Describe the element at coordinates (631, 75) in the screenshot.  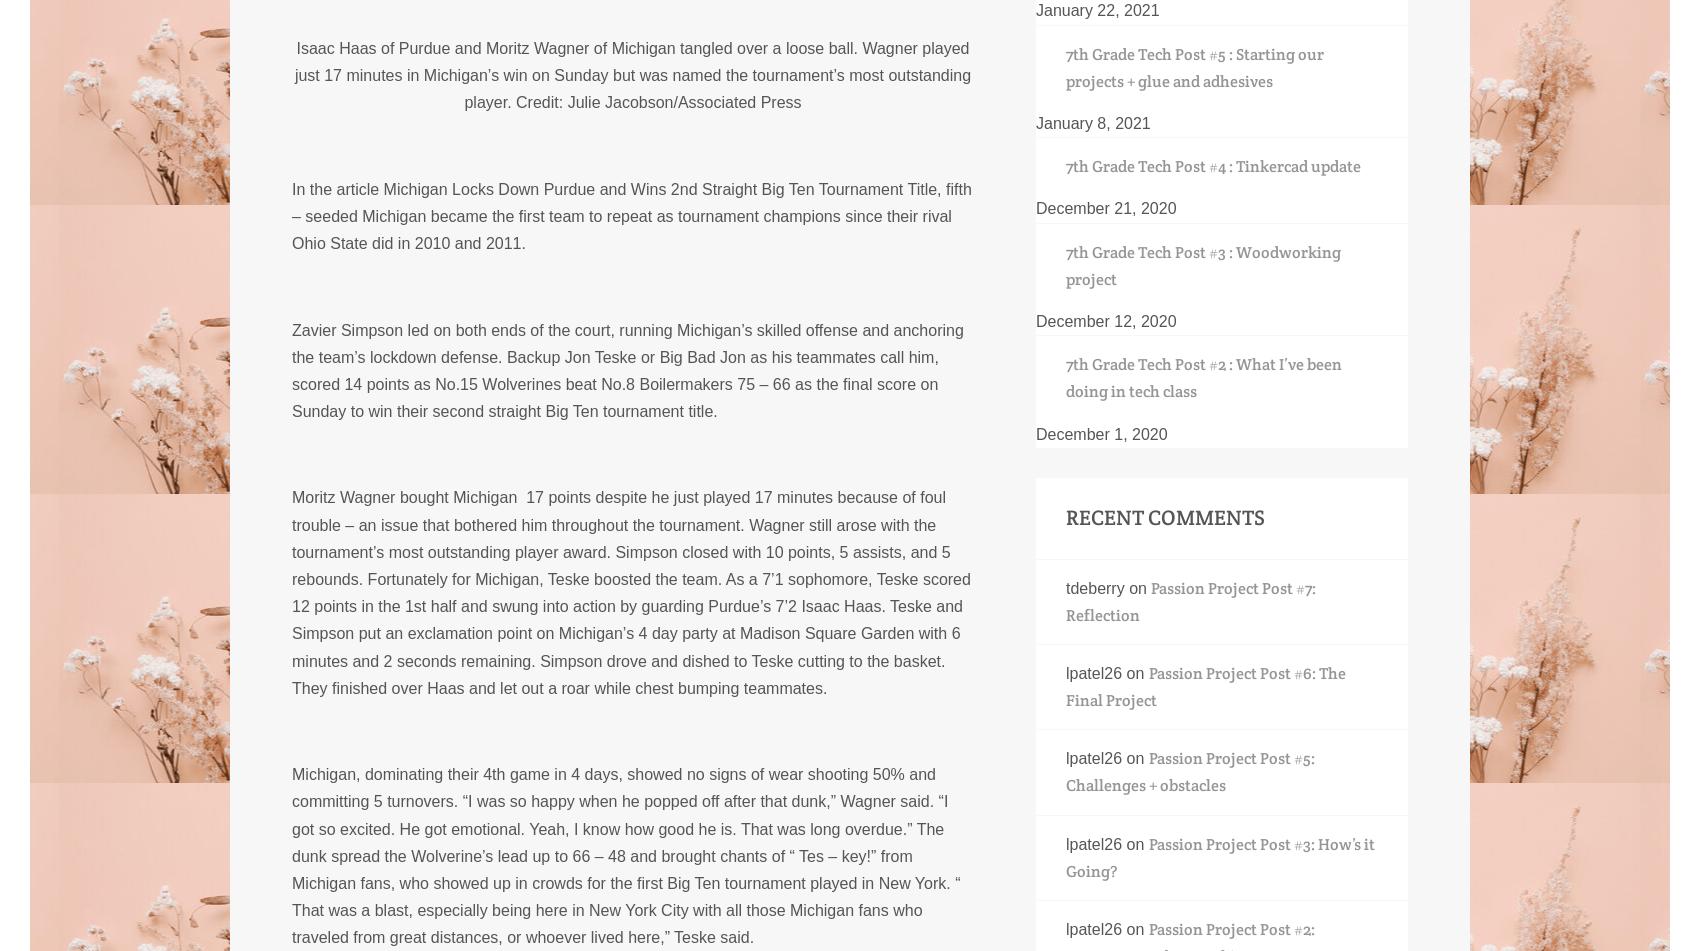
I see `'Isaac Haas of Purdue and Moritz Wagner of Michigan tangled over a loose ball. Wagner played just 17 minutes in Michigan’s win on Sunday but was named the tournament’s most outstanding player.'` at that location.